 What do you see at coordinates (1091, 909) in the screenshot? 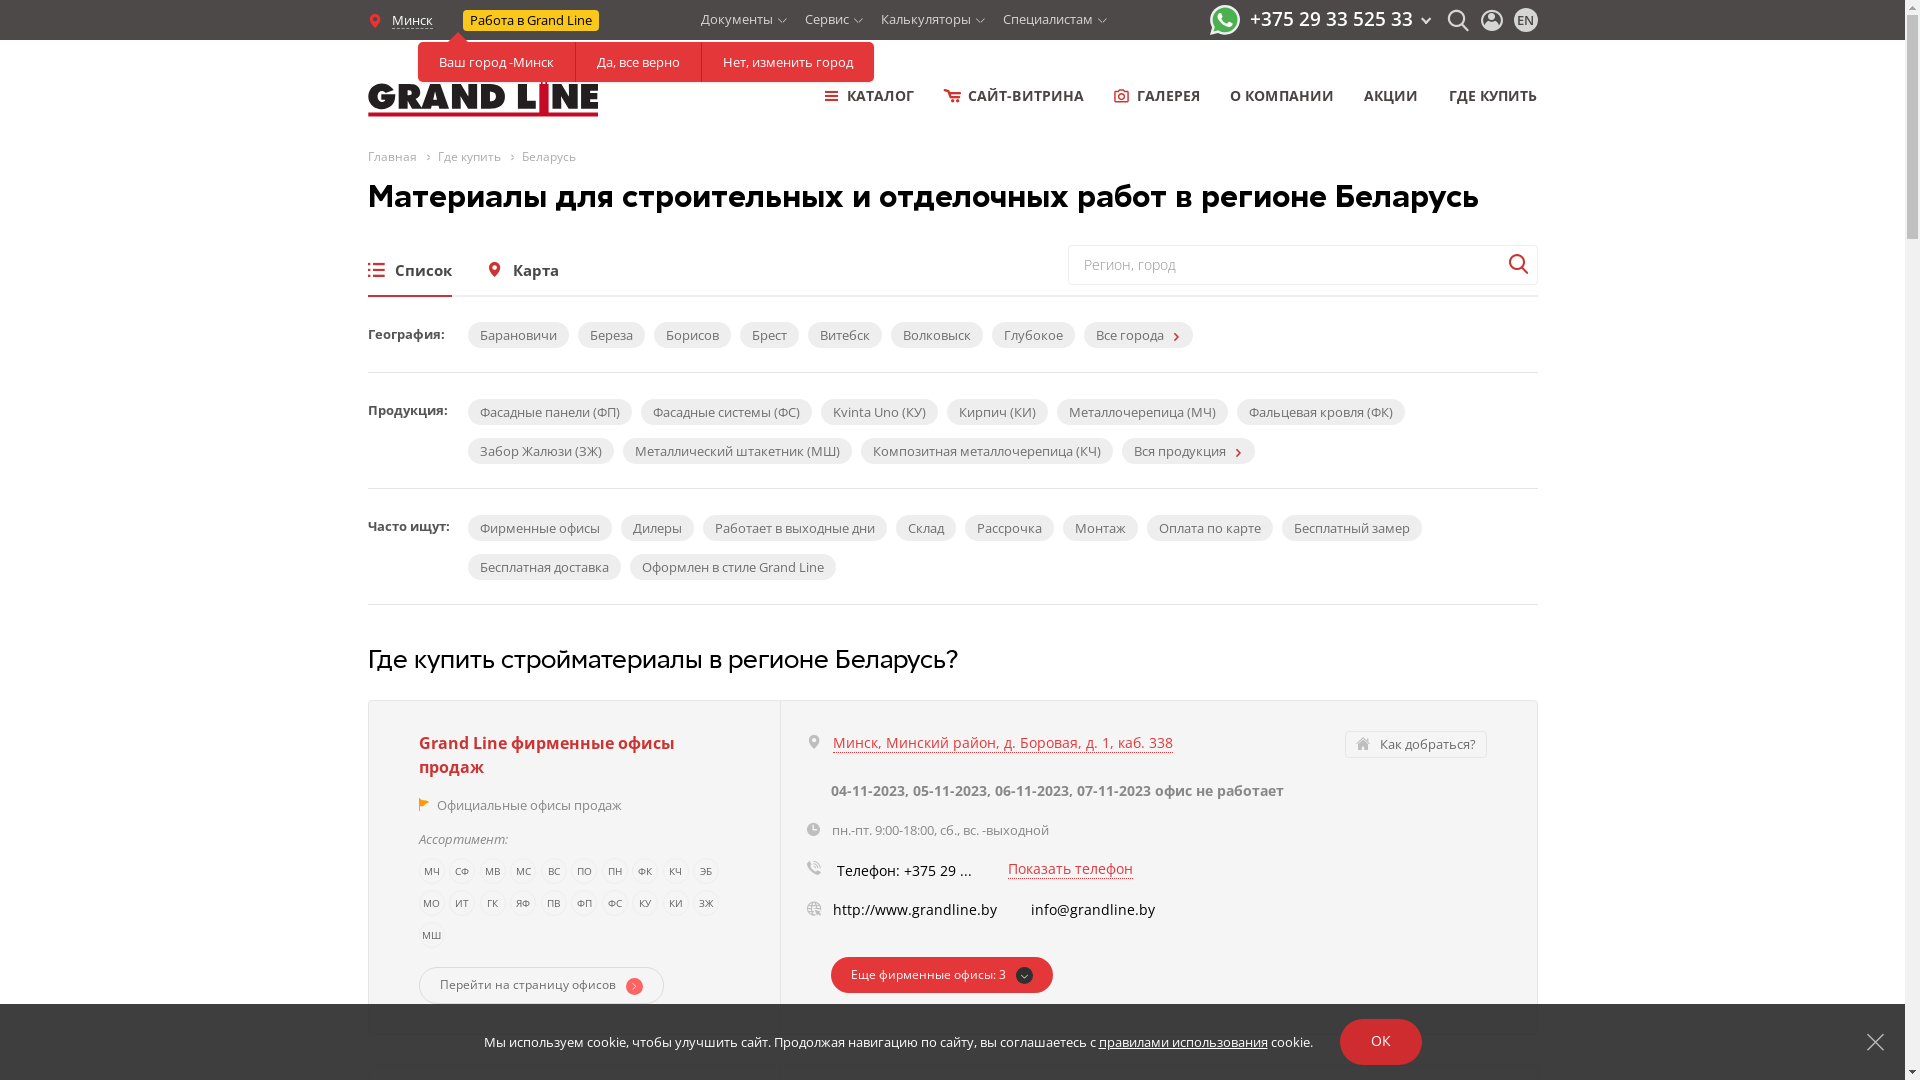
I see `'info@grandline.by'` at bounding box center [1091, 909].